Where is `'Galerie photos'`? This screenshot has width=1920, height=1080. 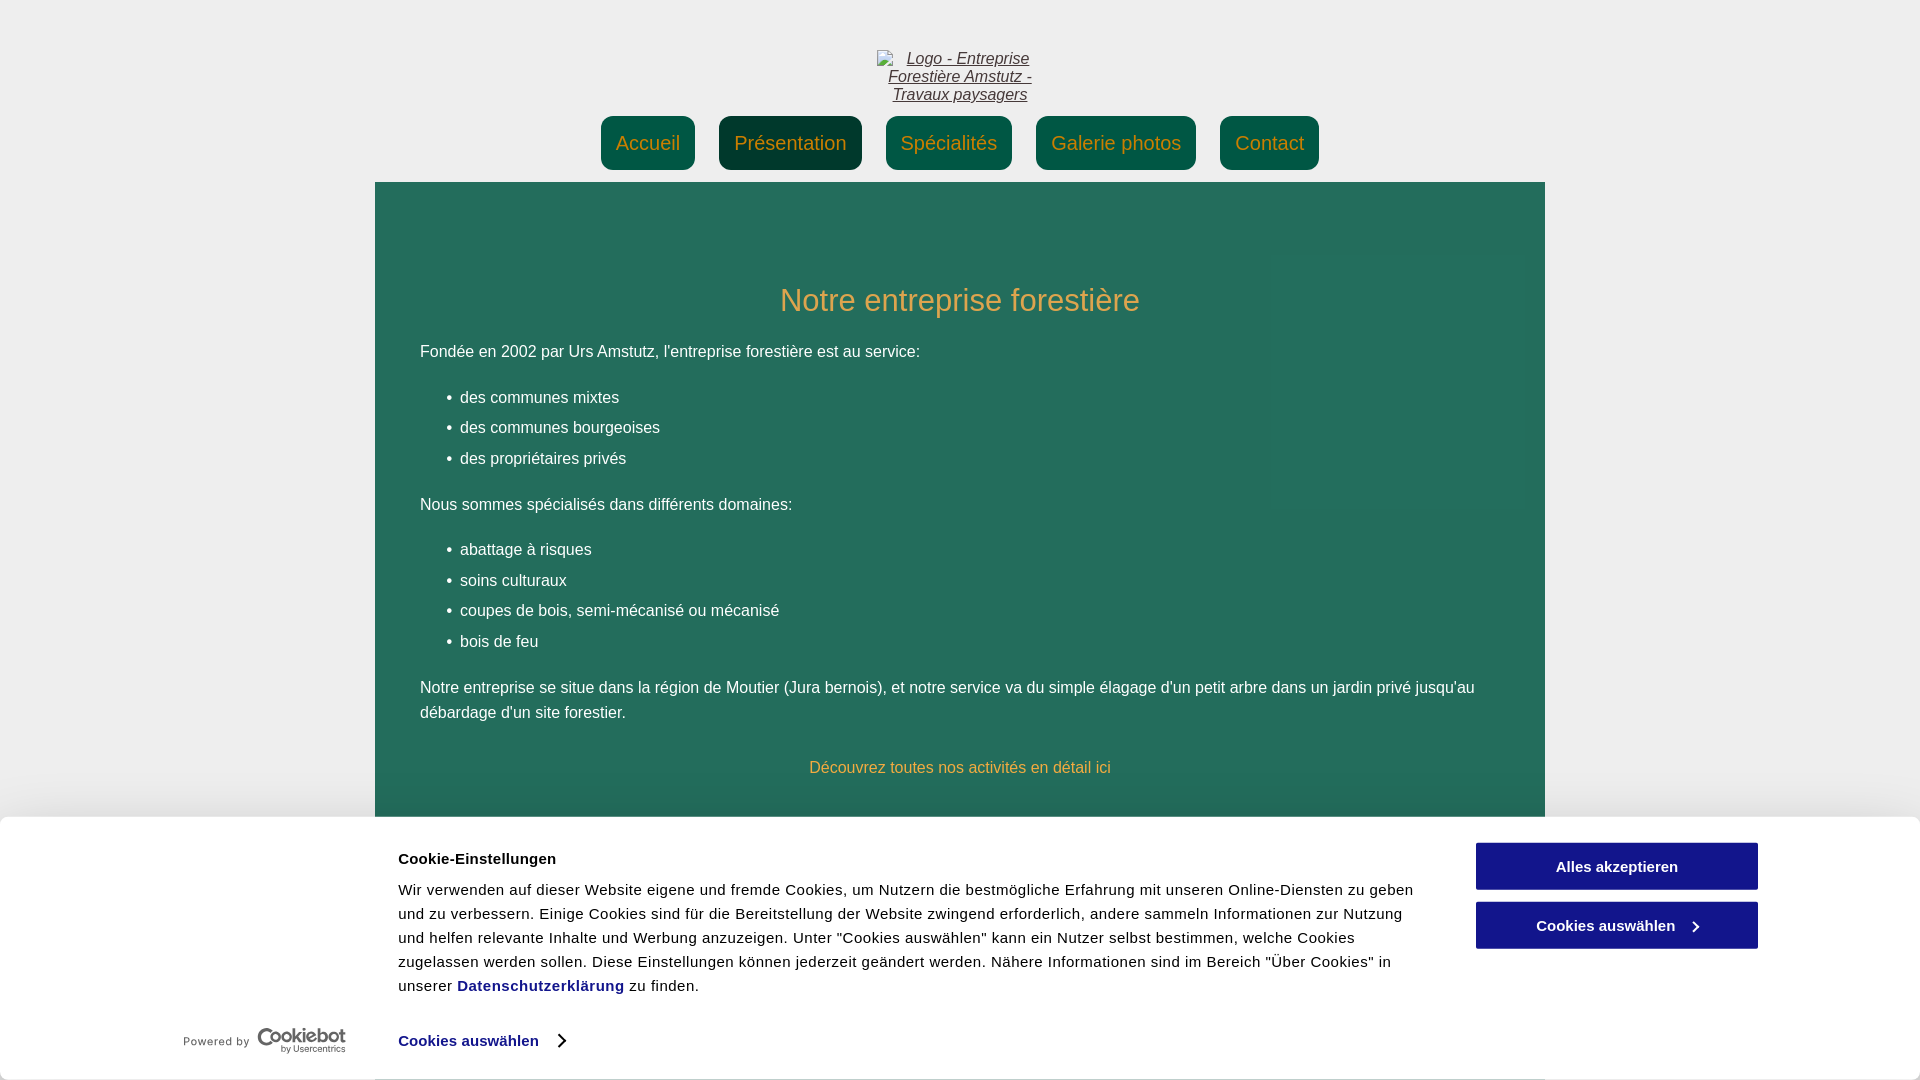 'Galerie photos' is located at coordinates (1036, 141).